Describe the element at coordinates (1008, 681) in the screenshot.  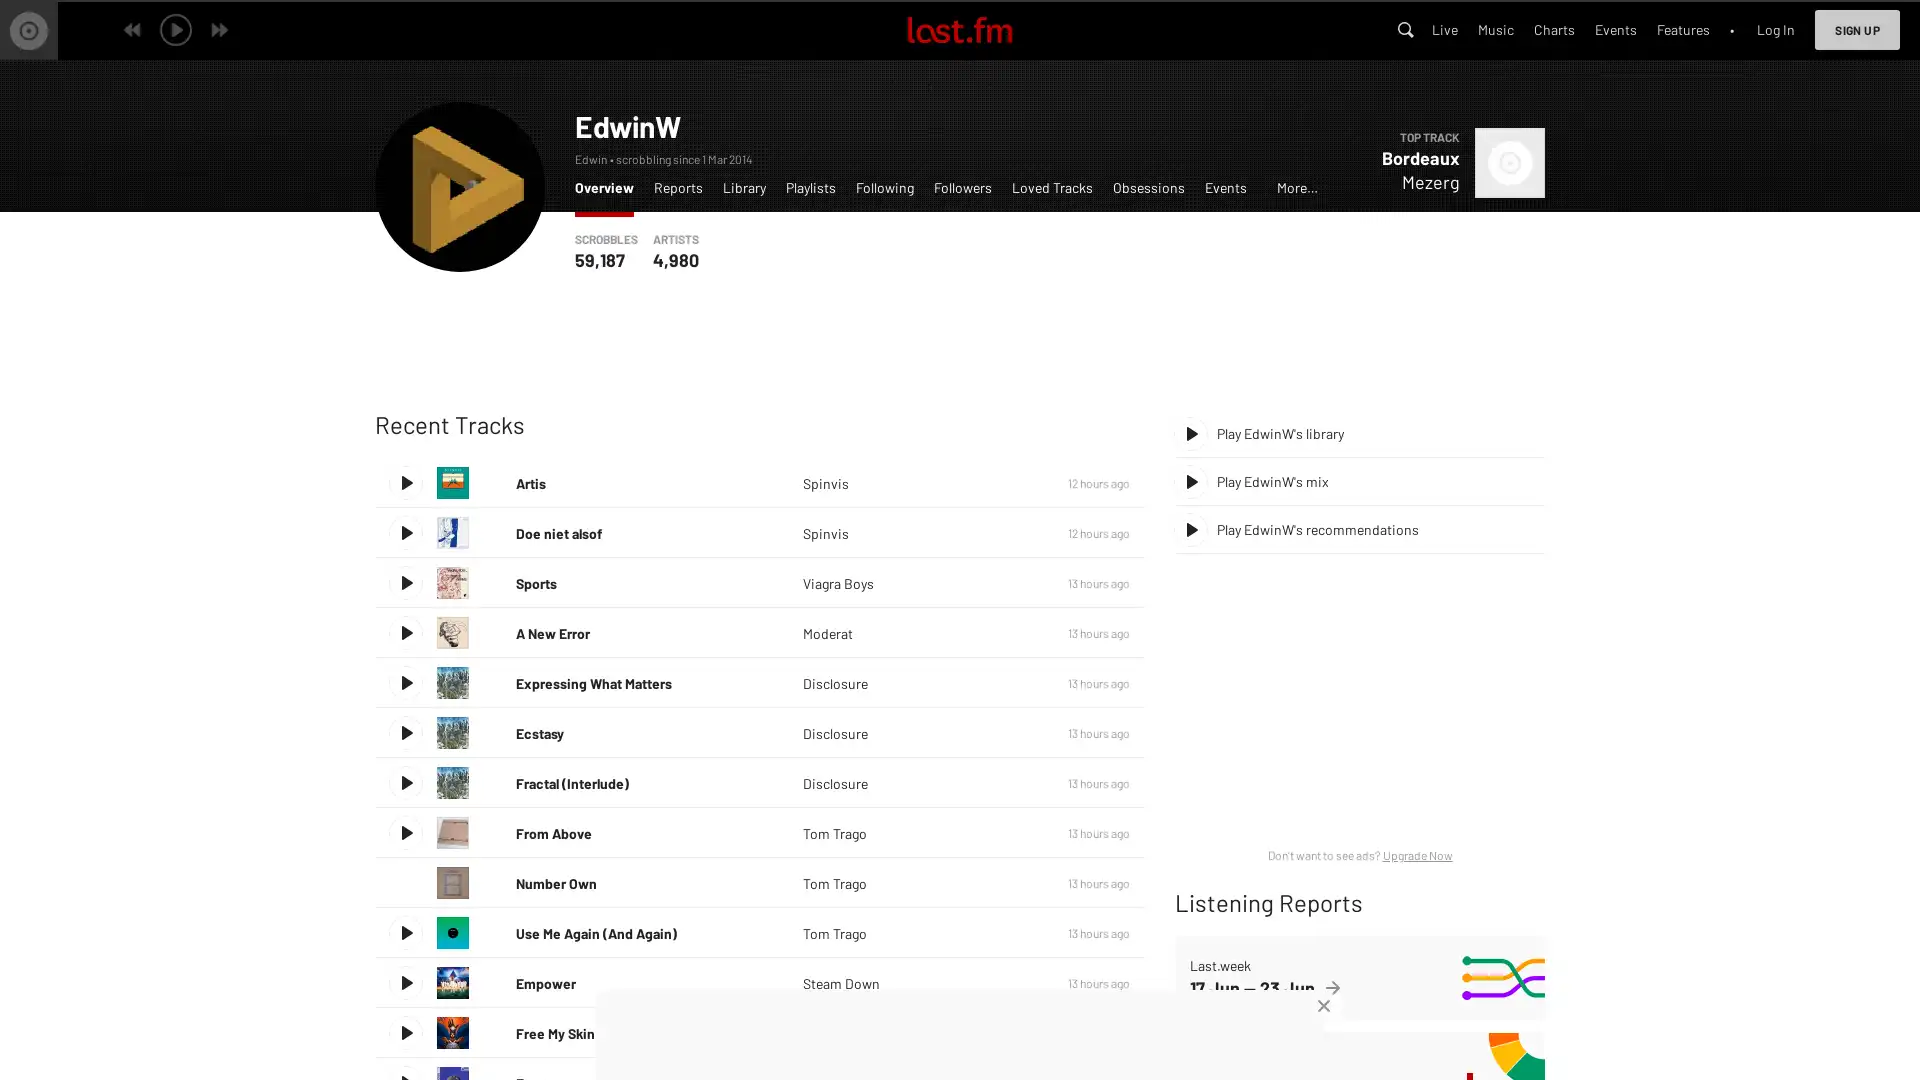
I see `More` at that location.